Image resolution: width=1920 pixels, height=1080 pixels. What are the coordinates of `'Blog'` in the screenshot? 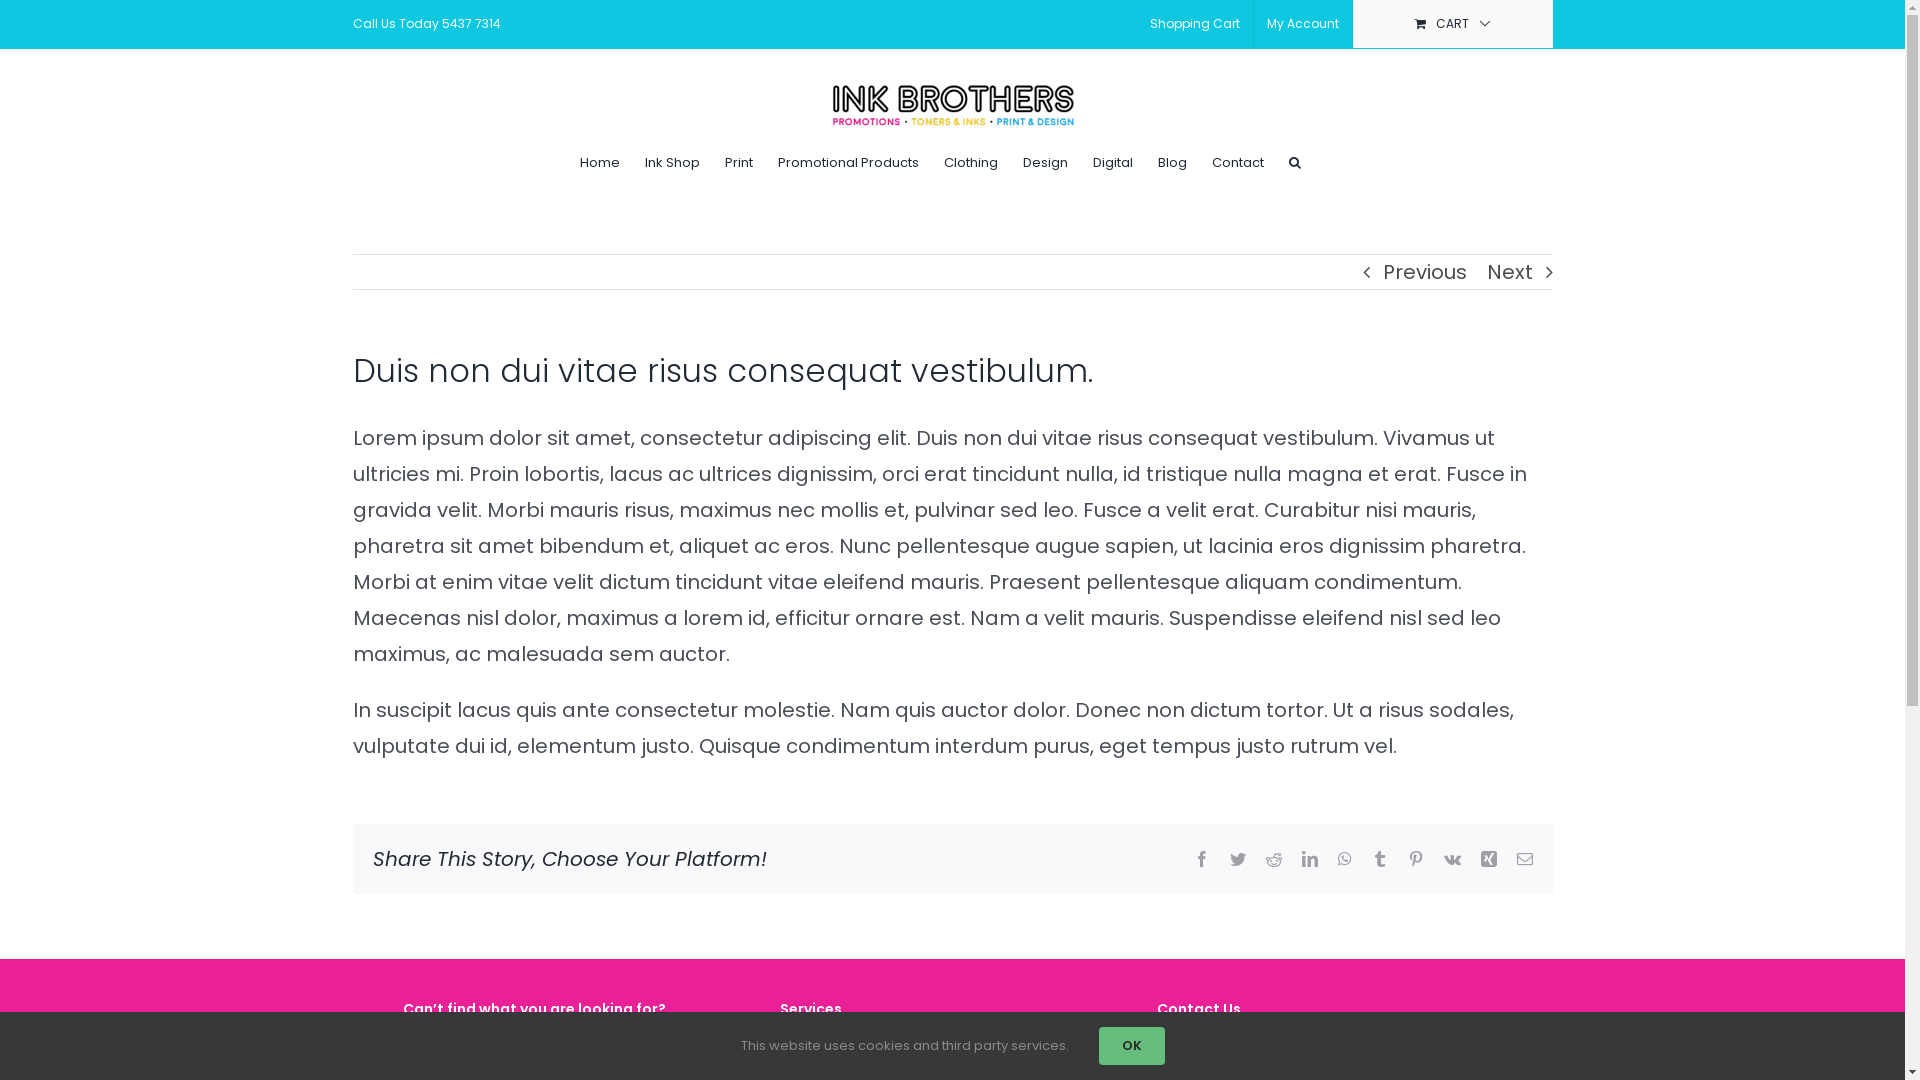 It's located at (1172, 161).